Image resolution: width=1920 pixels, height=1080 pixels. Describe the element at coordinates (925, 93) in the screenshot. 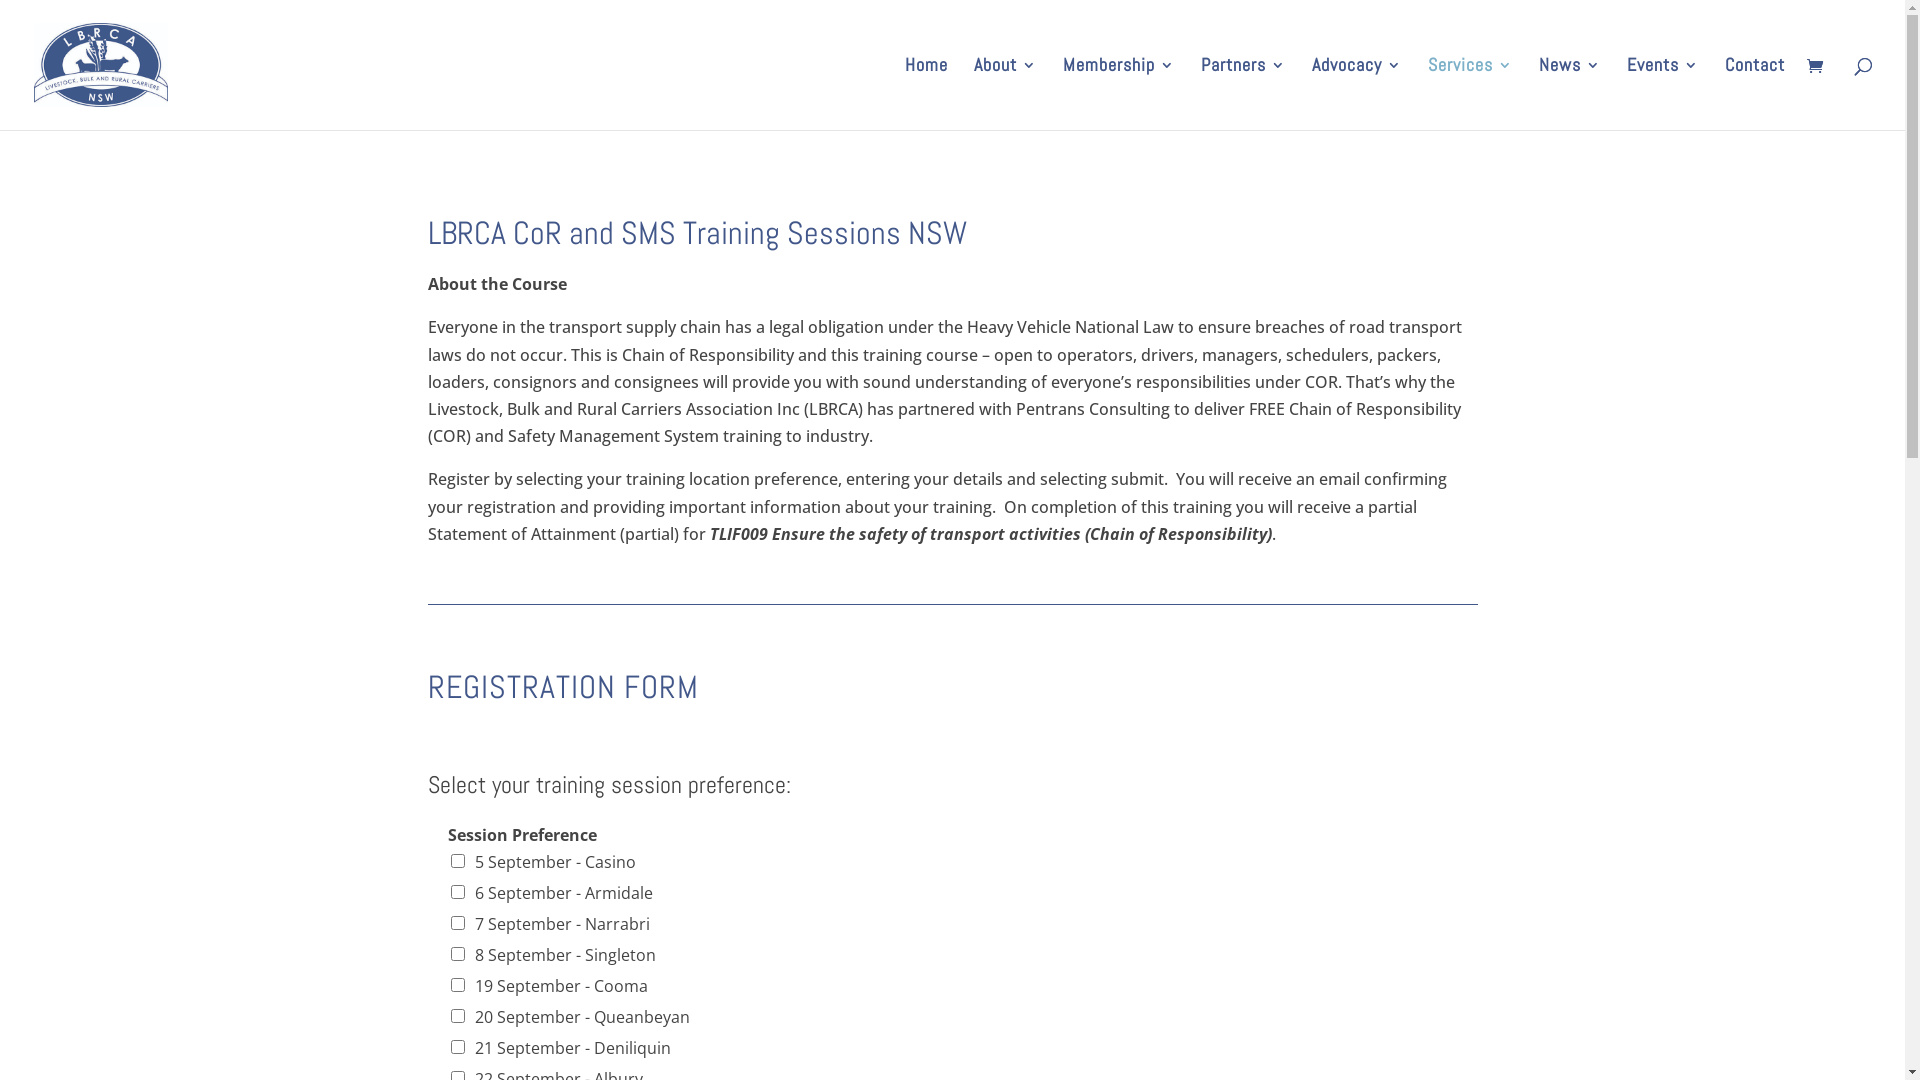

I see `'Home'` at that location.